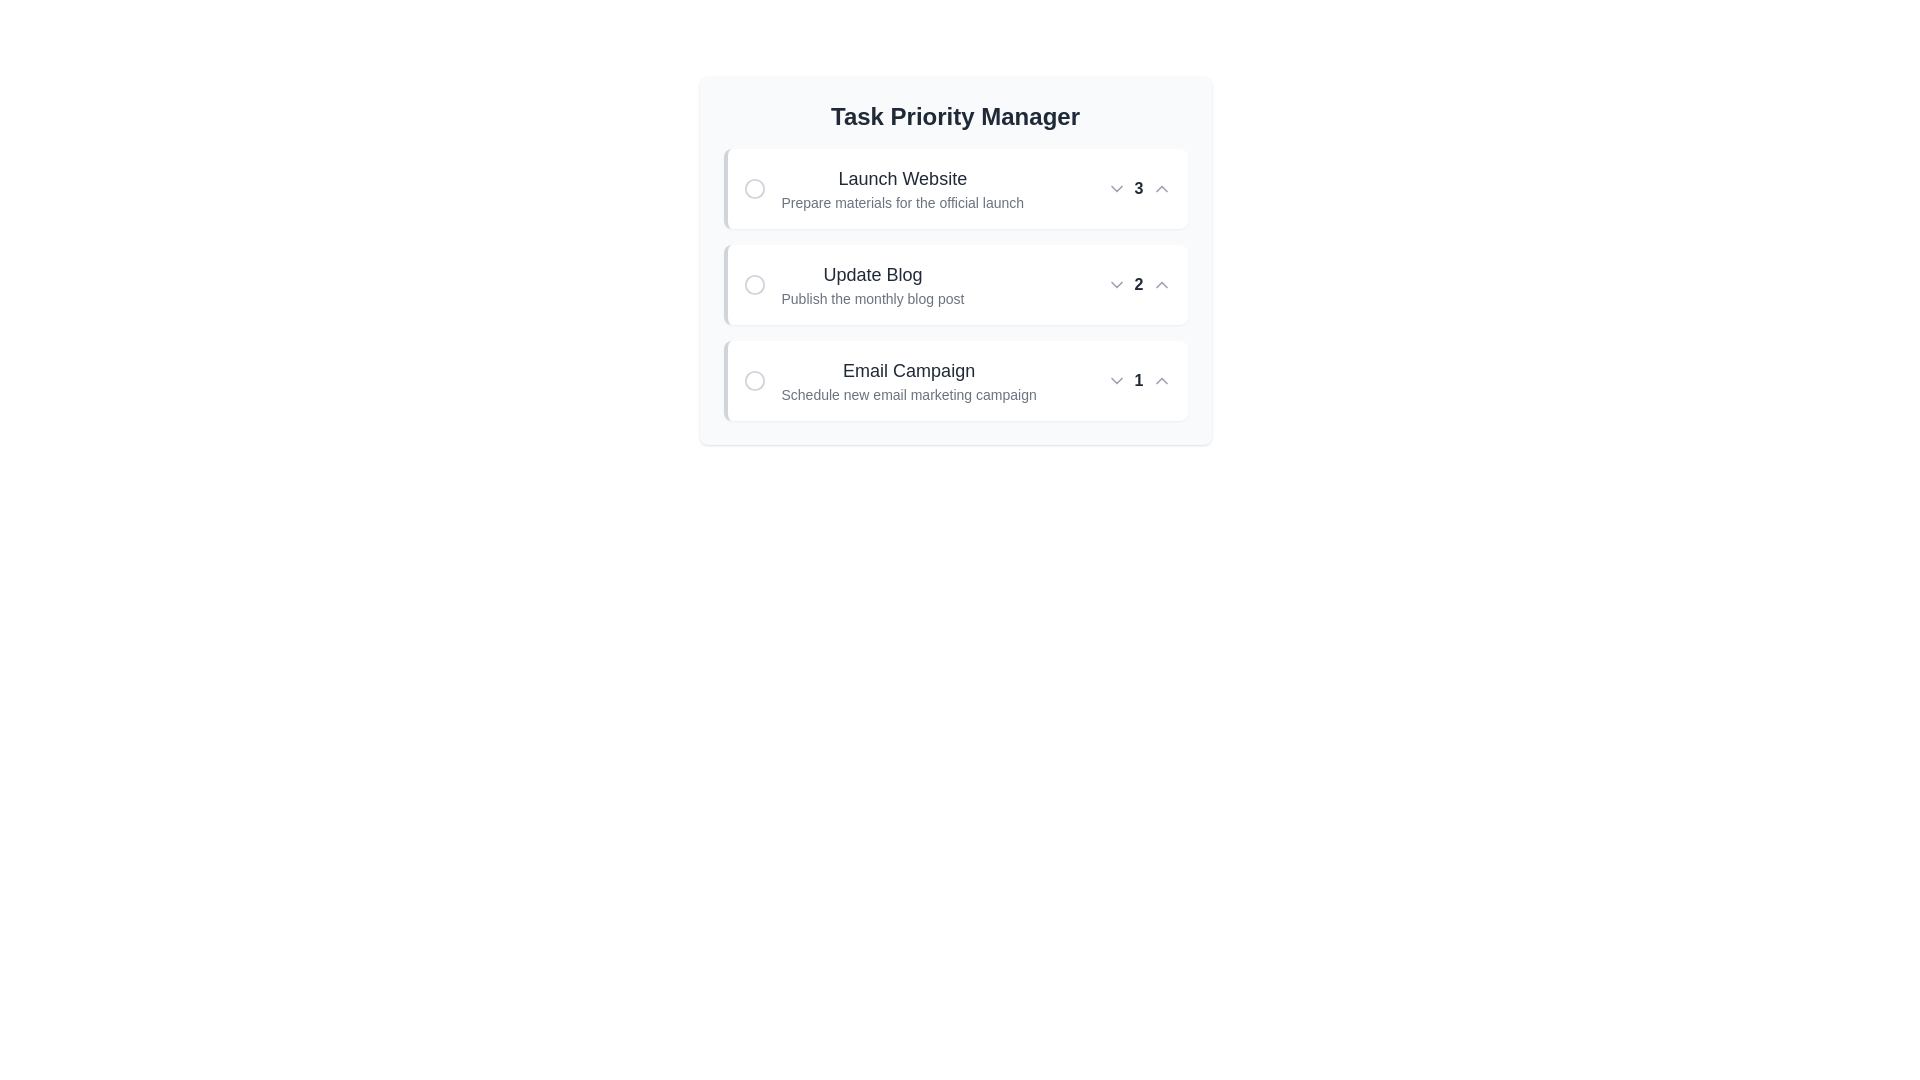  Describe the element at coordinates (1115, 285) in the screenshot. I see `the chevron icon located to the left of the number '2' in the second task block labeled 'Update Blog'` at that location.